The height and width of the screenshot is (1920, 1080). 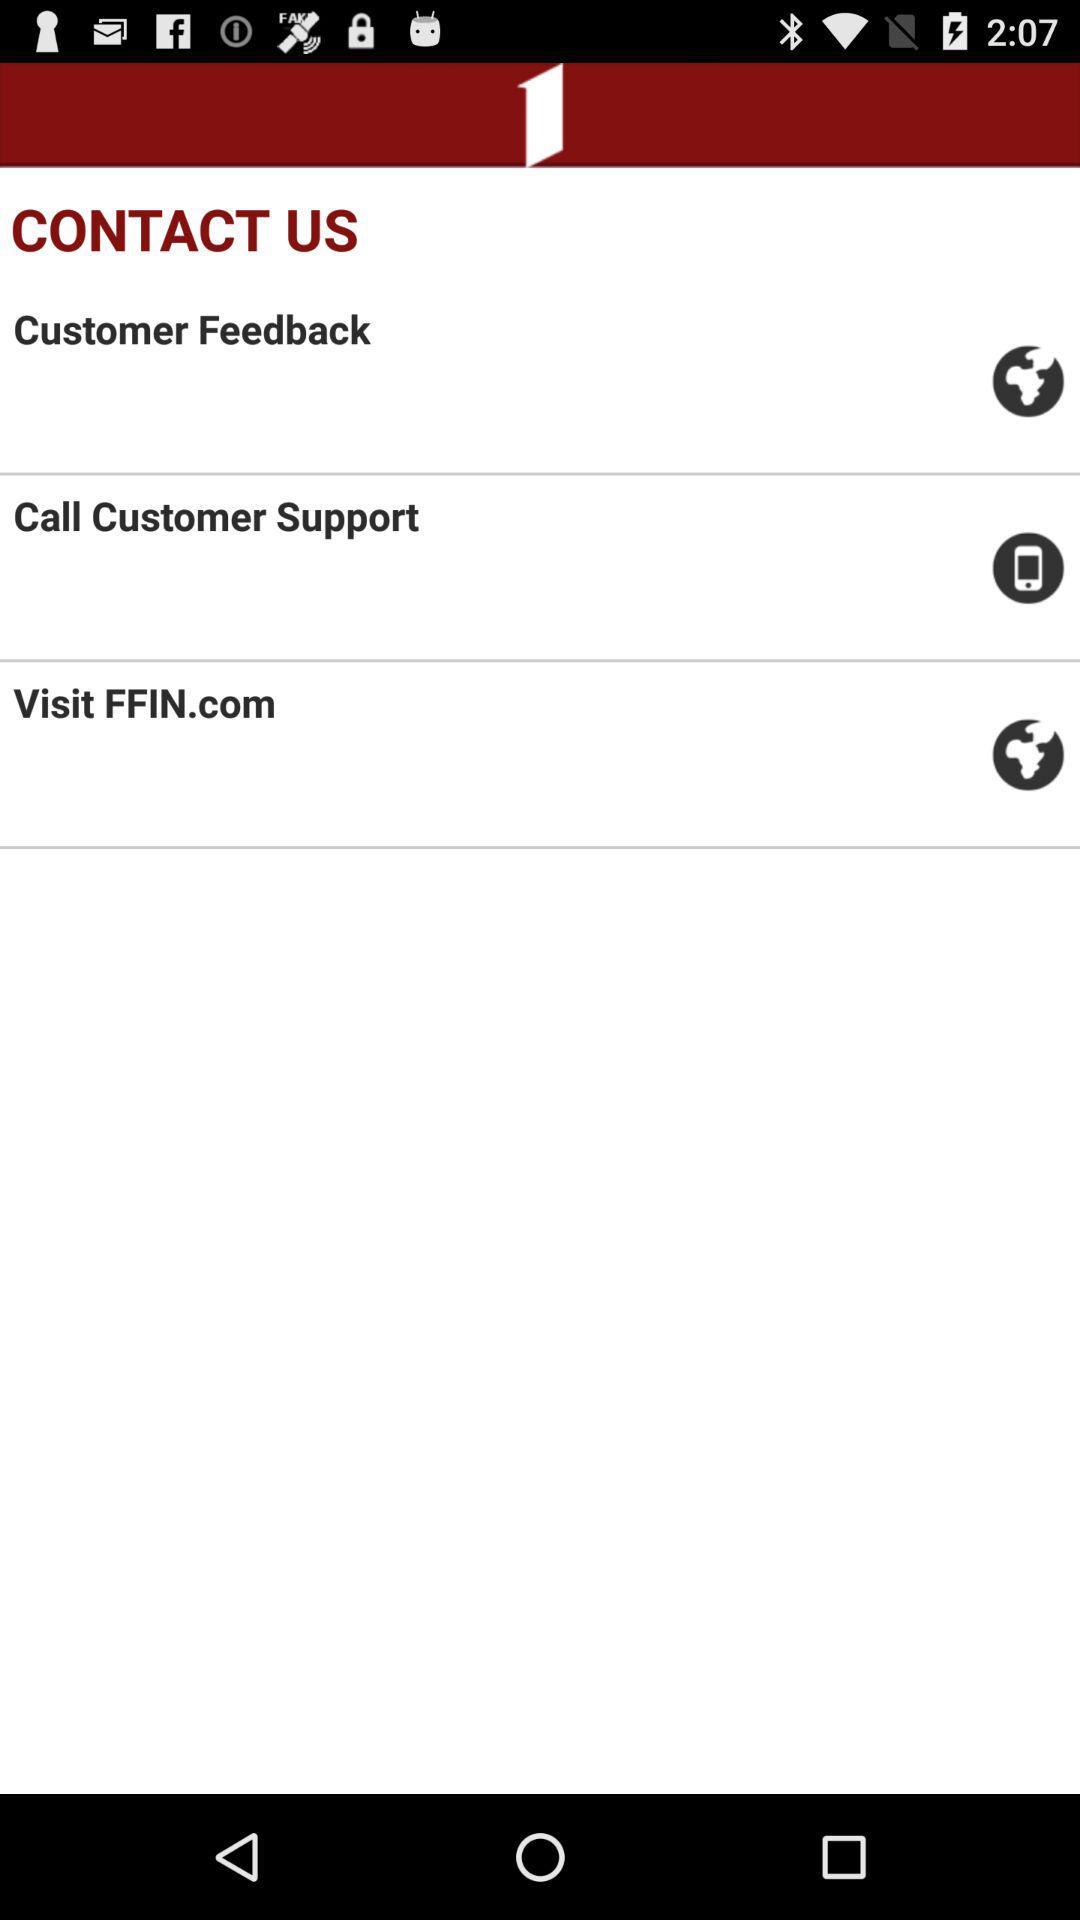 What do you see at coordinates (143, 702) in the screenshot?
I see `icon below the call customer support item` at bounding box center [143, 702].